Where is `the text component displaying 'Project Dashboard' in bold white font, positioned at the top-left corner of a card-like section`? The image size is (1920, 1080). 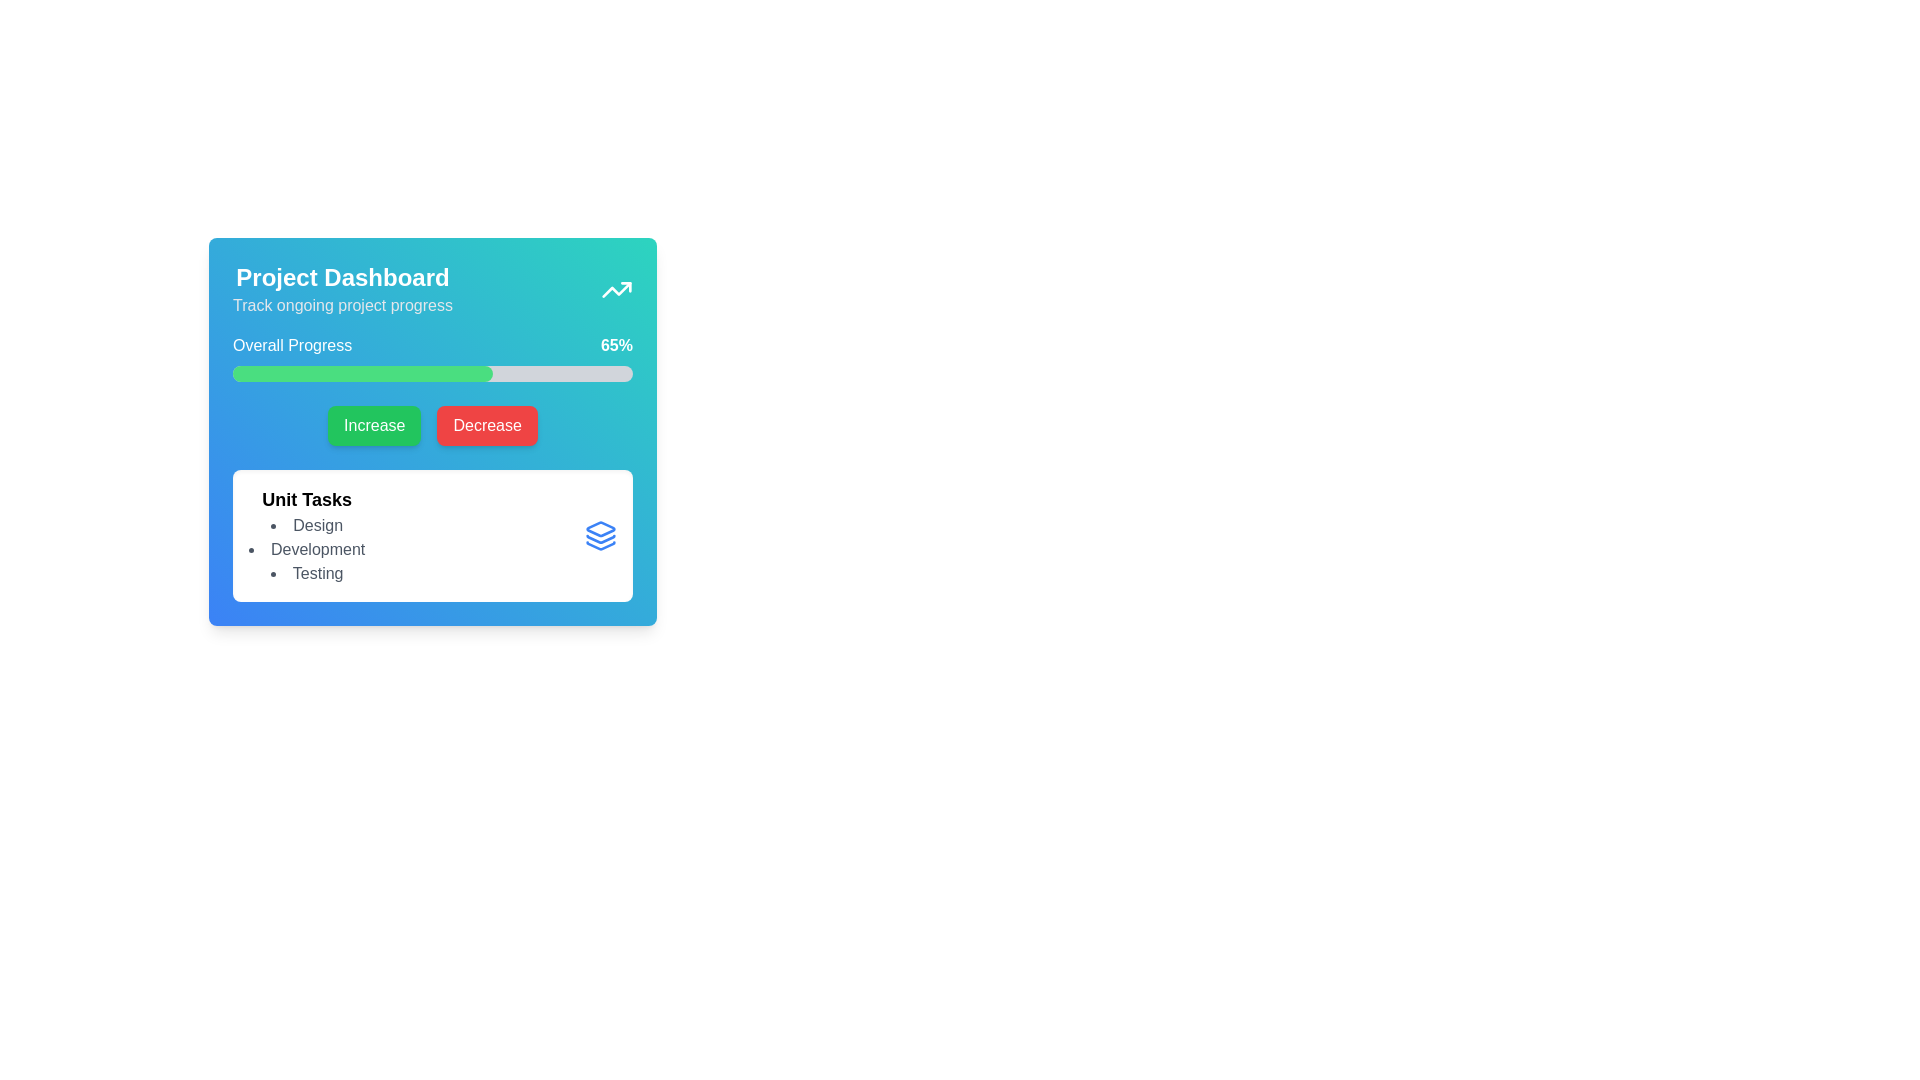
the text component displaying 'Project Dashboard' in bold white font, positioned at the top-left corner of a card-like section is located at coordinates (342, 277).